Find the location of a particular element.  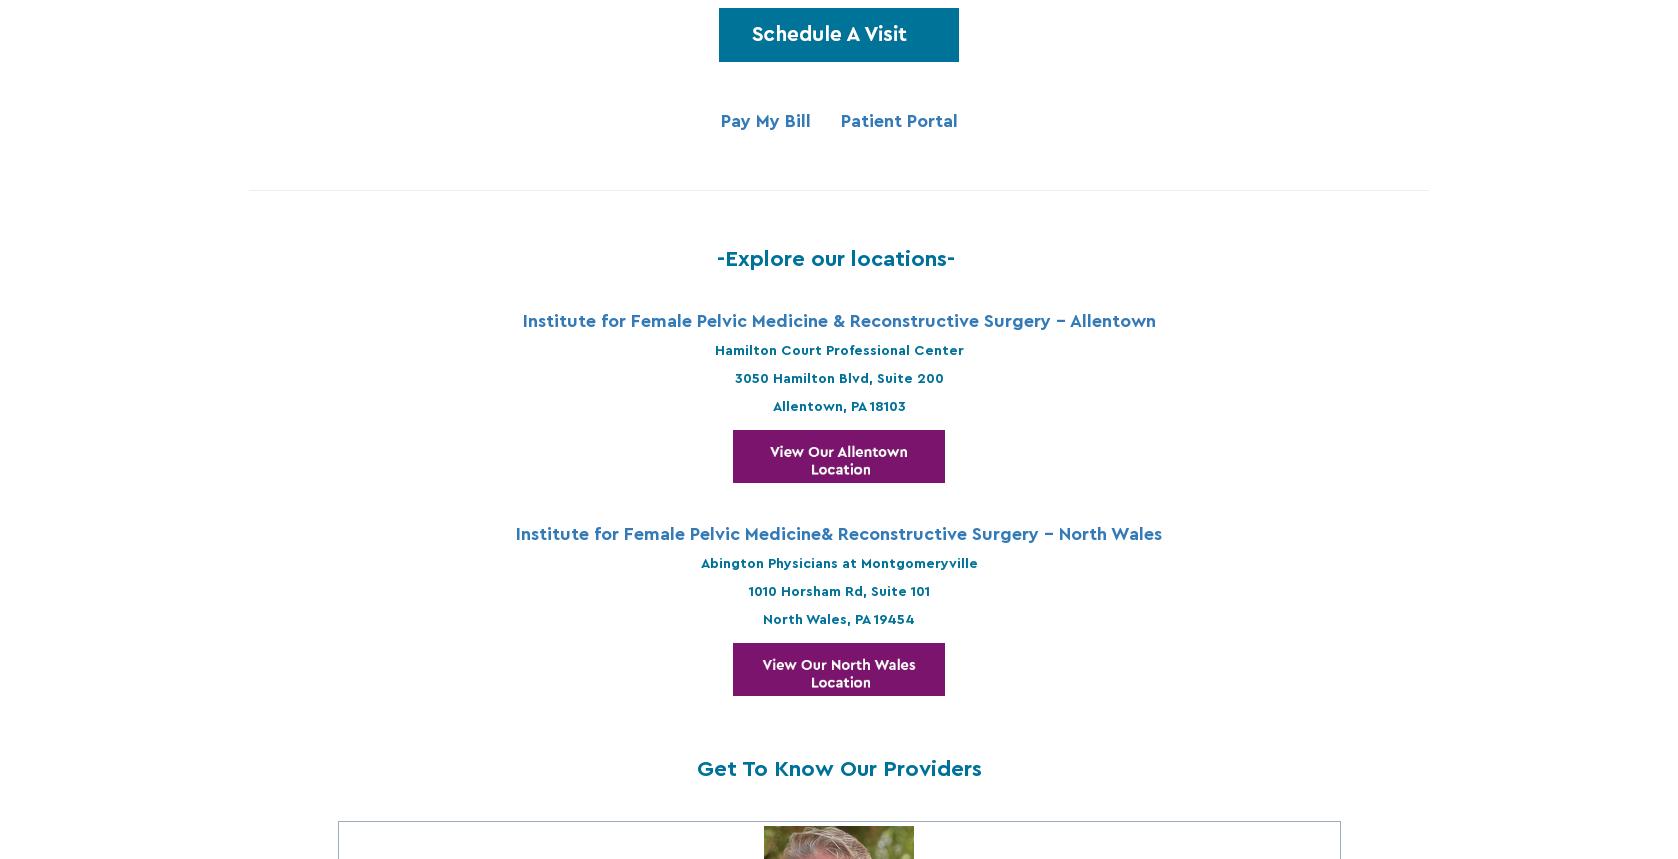

'Institute for Female Pelvic Medicine& Reconstructive Surgery - North Wales' is located at coordinates (514, 532).